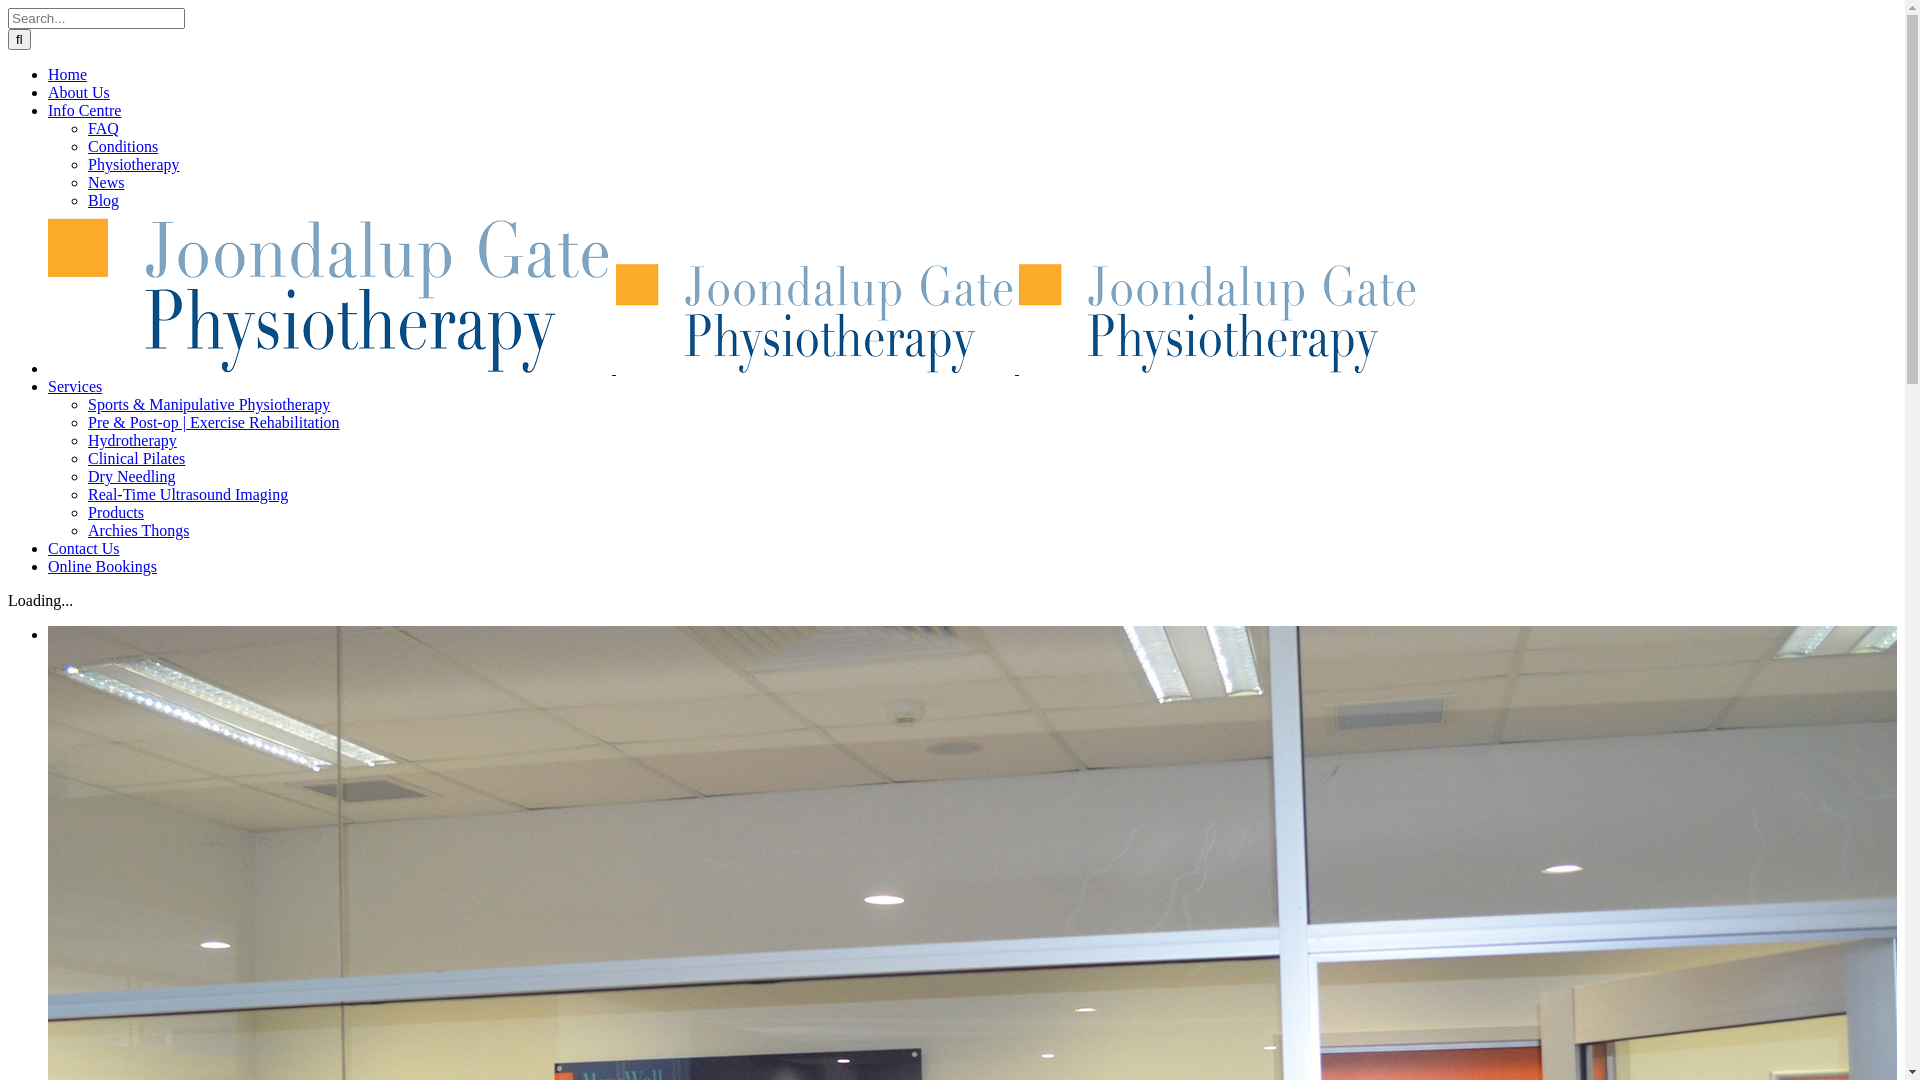  I want to click on 'Skip to content', so click(7, 7).